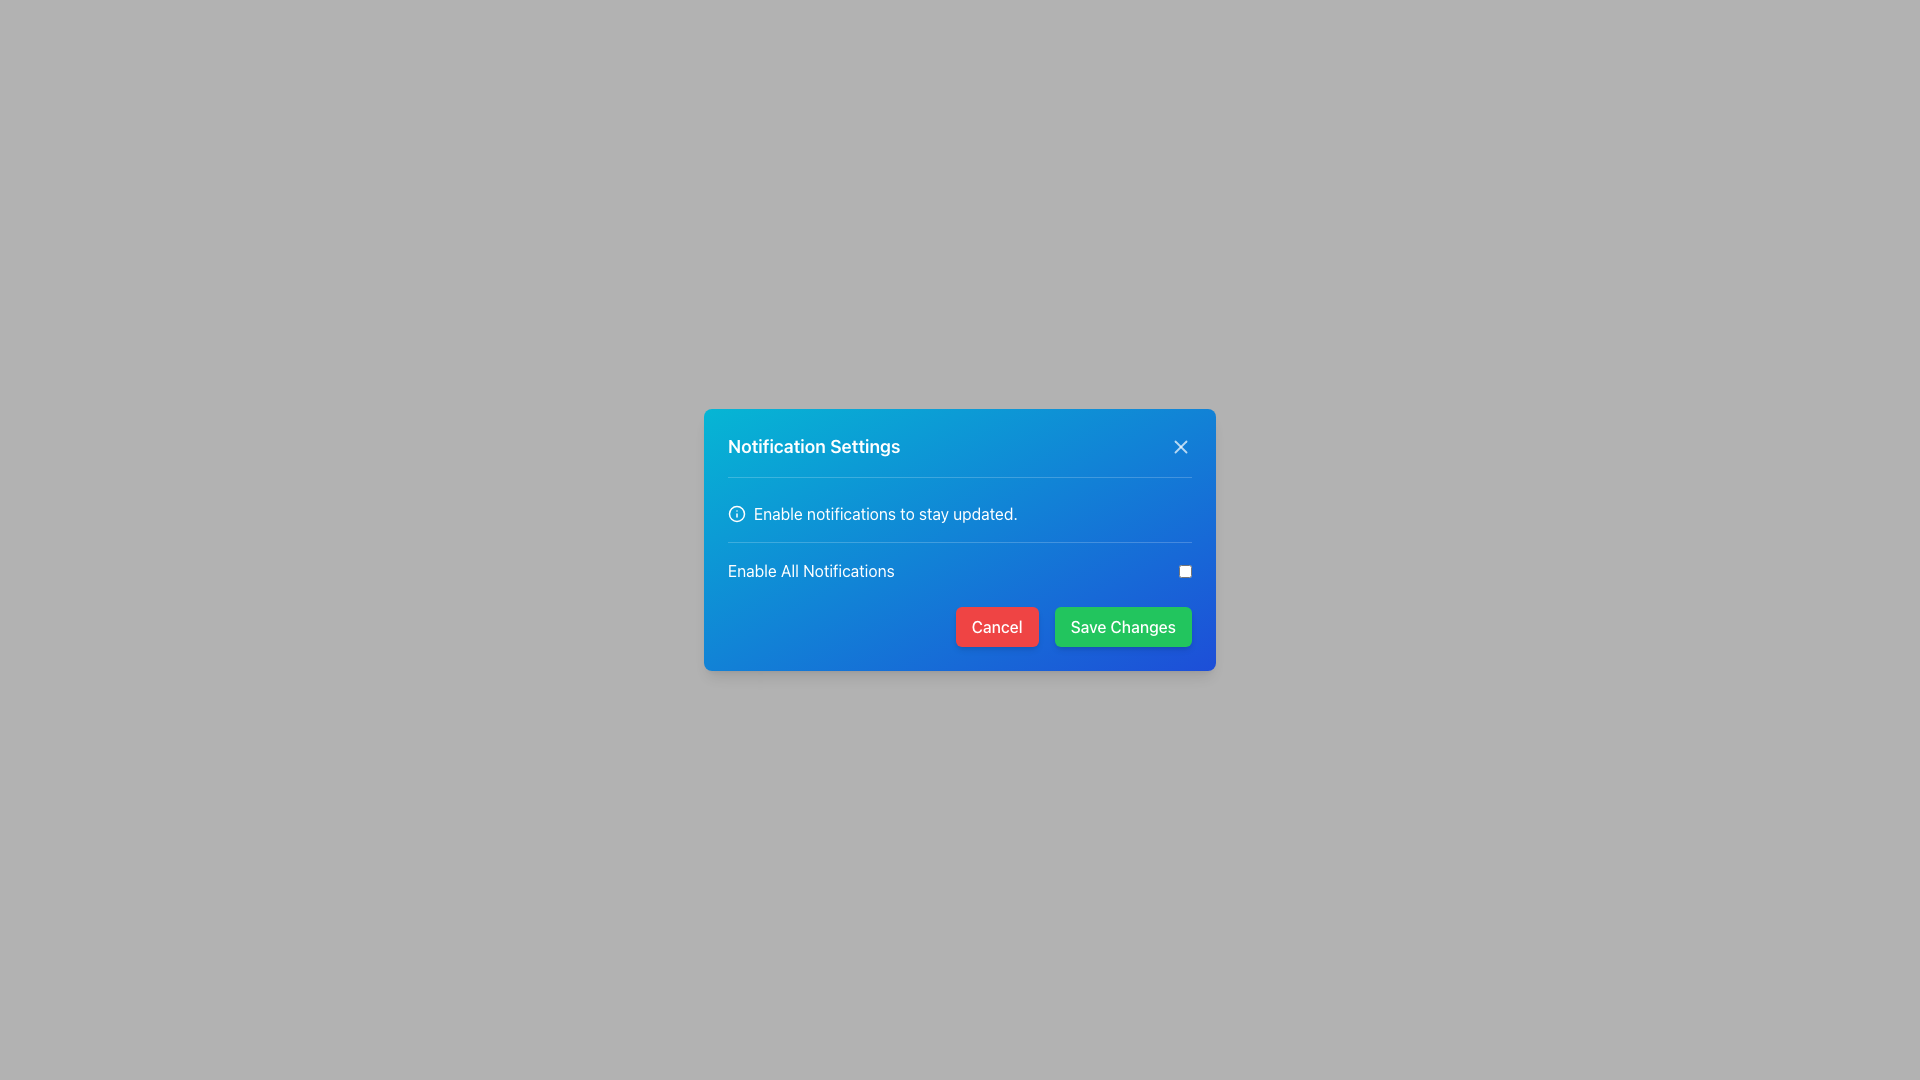 The height and width of the screenshot is (1080, 1920). What do you see at coordinates (811, 570) in the screenshot?
I see `text label that describes the functionality of the adjacent checkbox for enabling or disabling notifications, located beneath the 'Notification Settings' section header` at bounding box center [811, 570].